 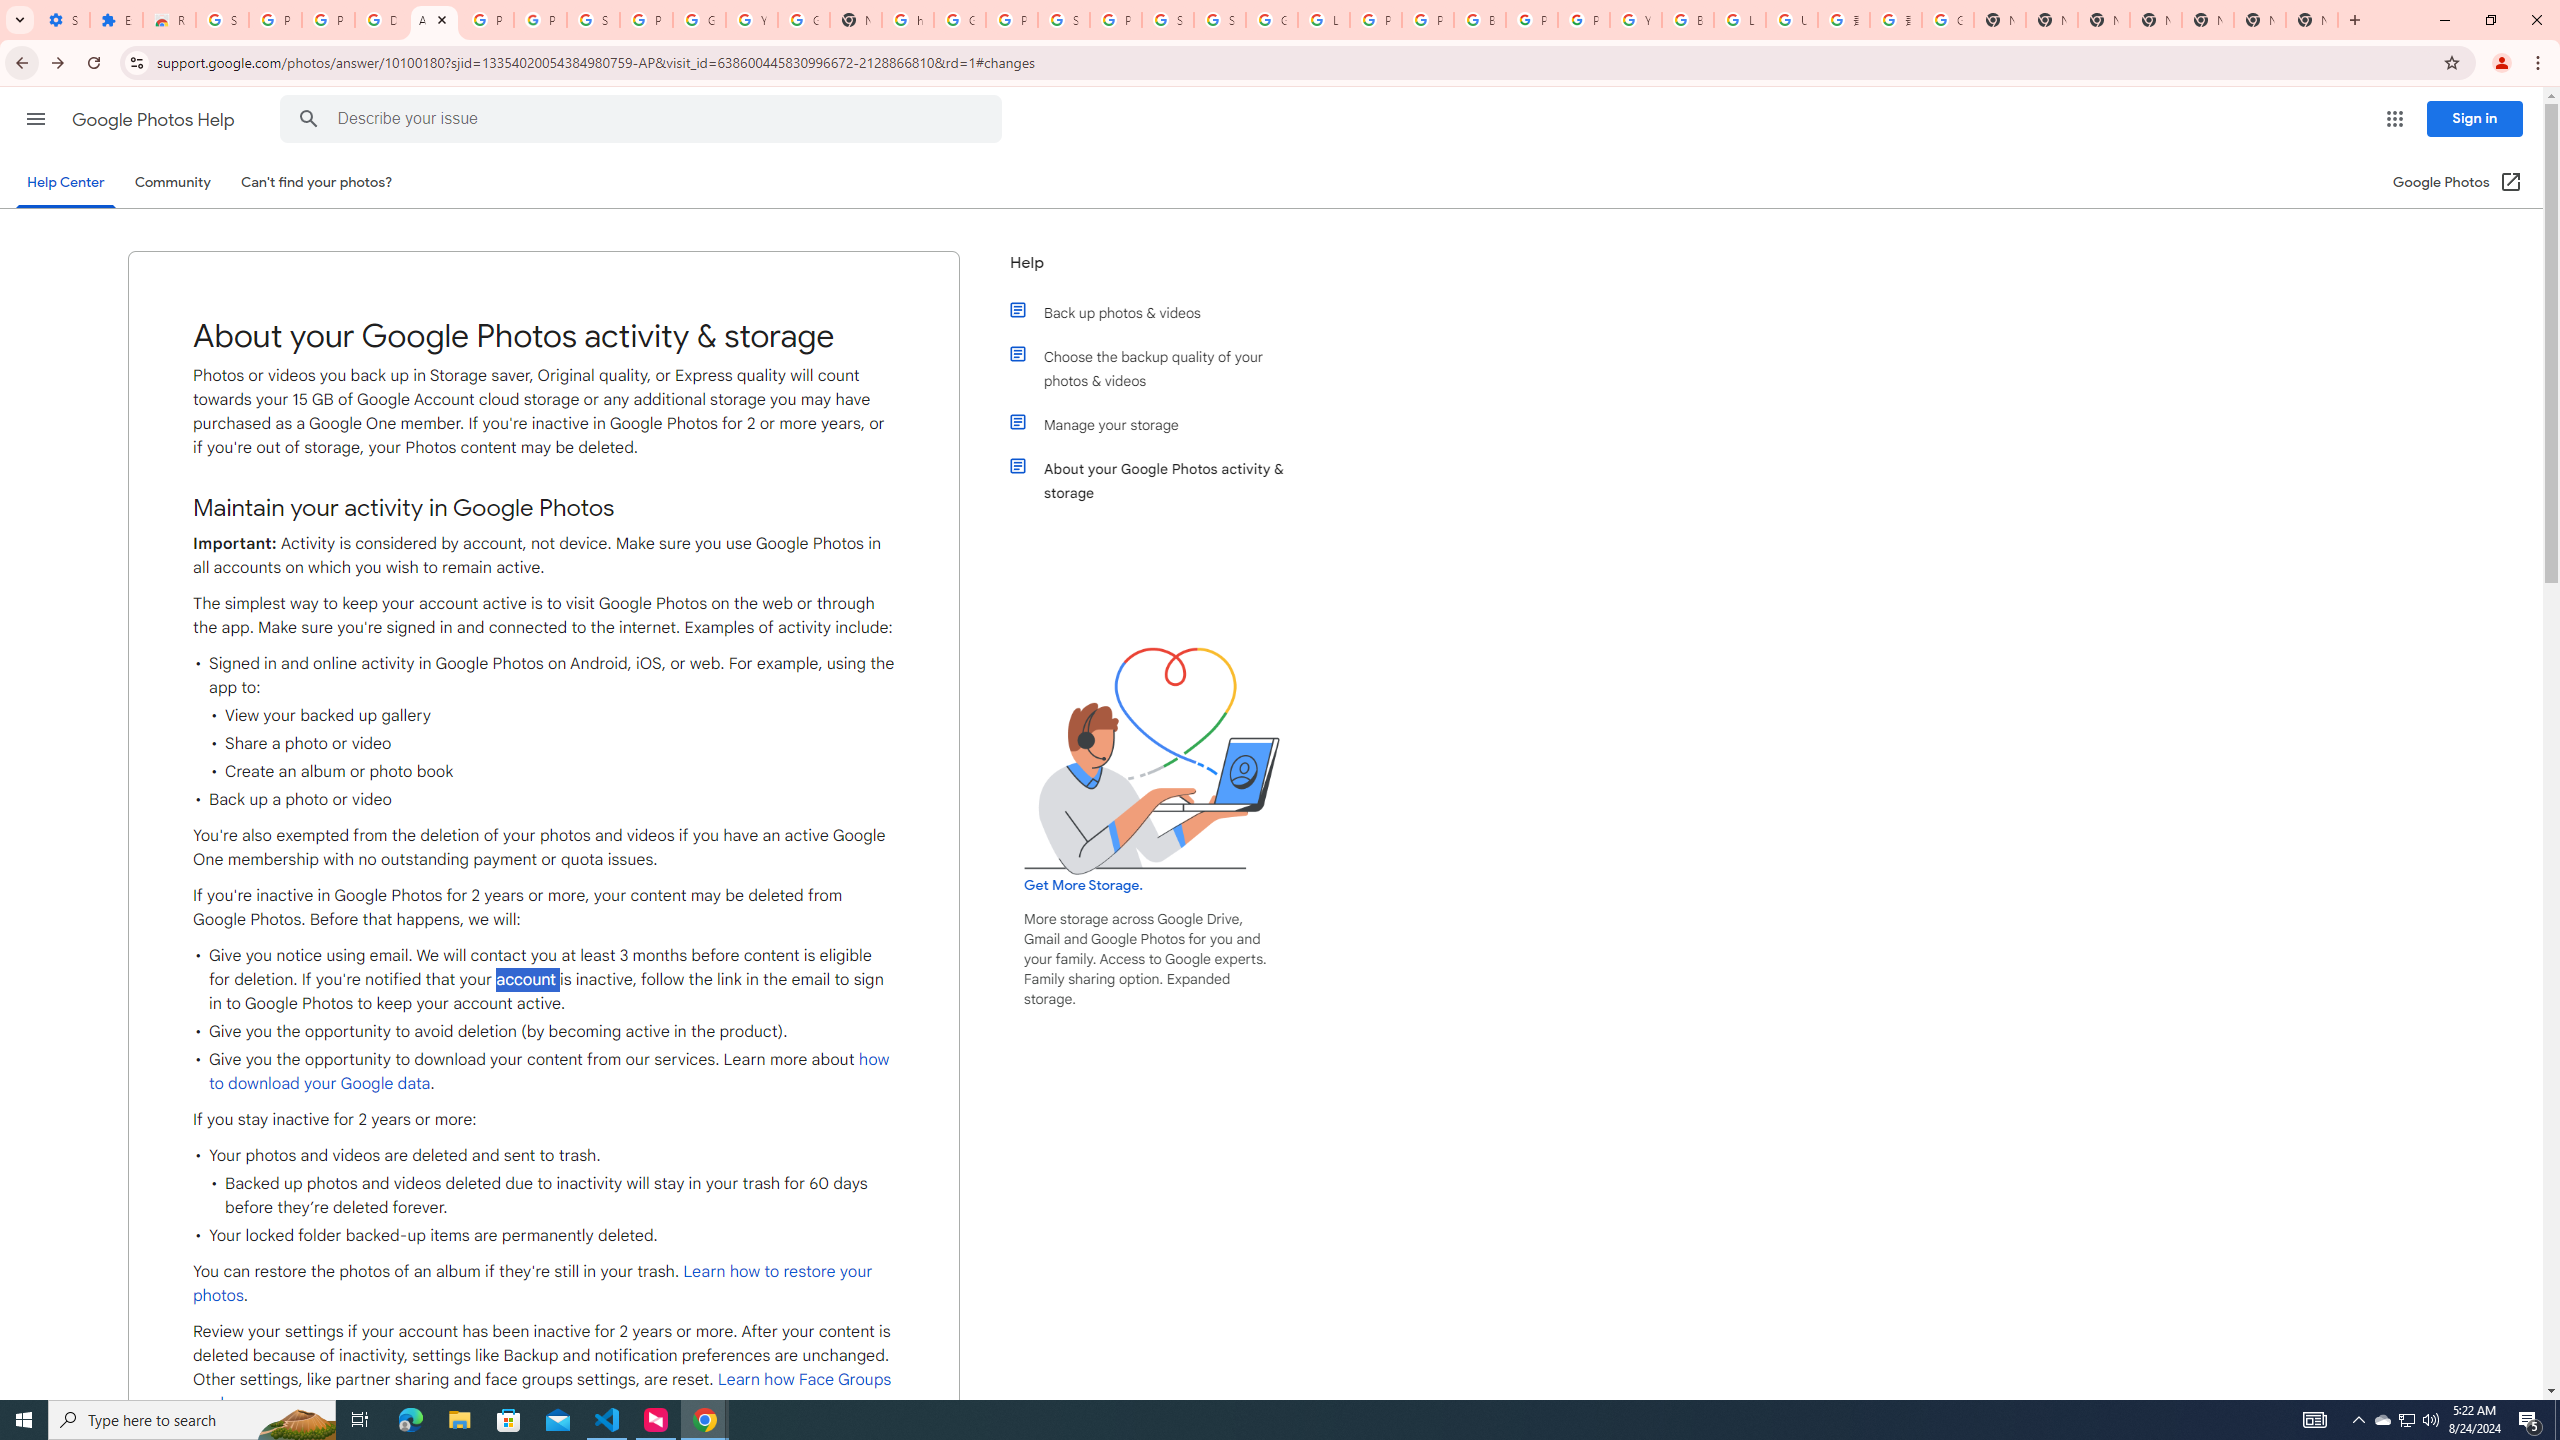 I want to click on 'Describe your issue', so click(x=644, y=118).